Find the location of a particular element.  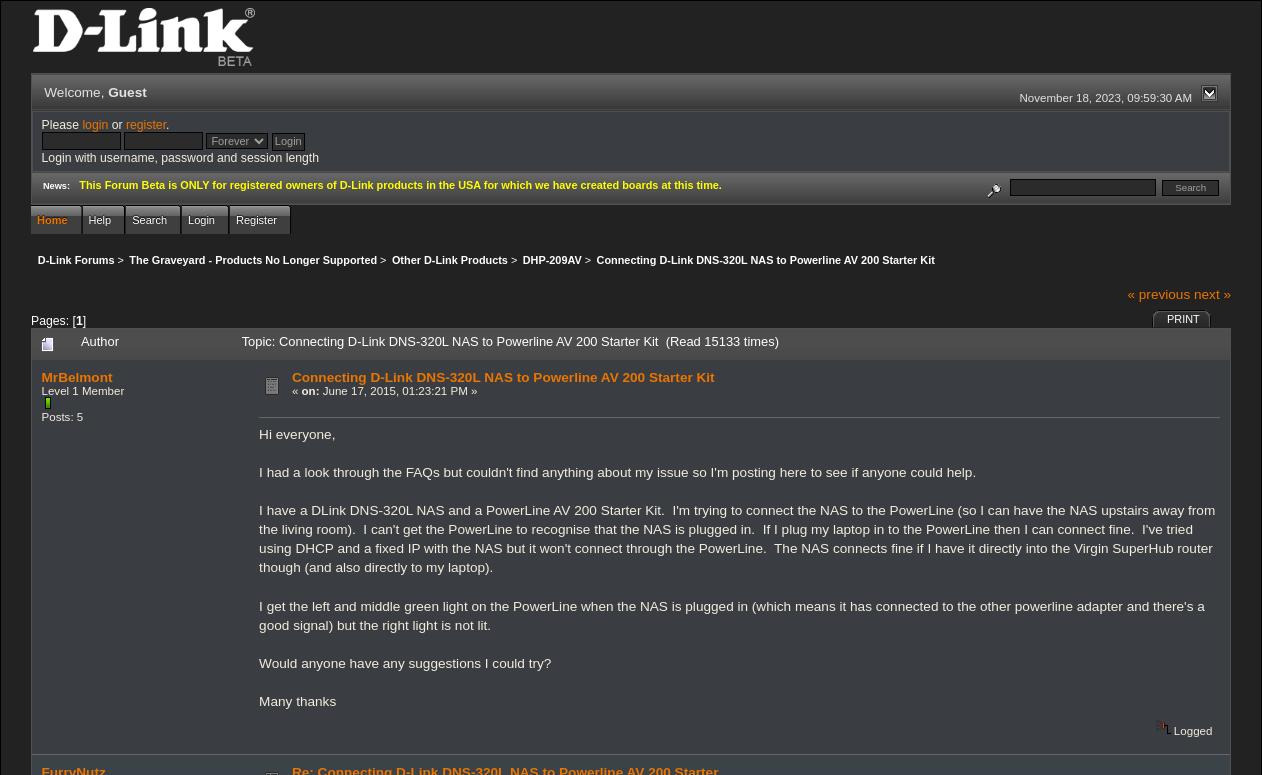

'Pages: [' is located at coordinates (52, 320).